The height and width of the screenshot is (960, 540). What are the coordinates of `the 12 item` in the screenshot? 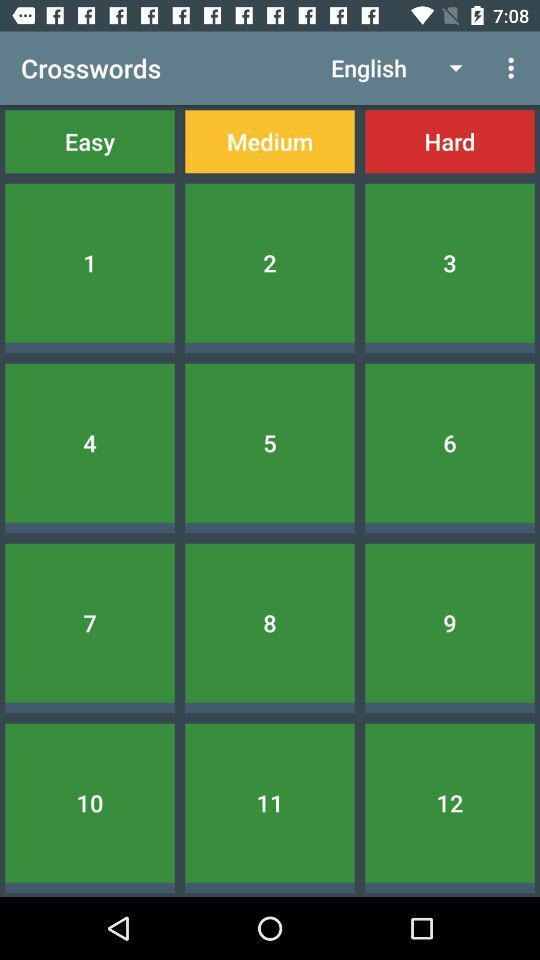 It's located at (449, 803).